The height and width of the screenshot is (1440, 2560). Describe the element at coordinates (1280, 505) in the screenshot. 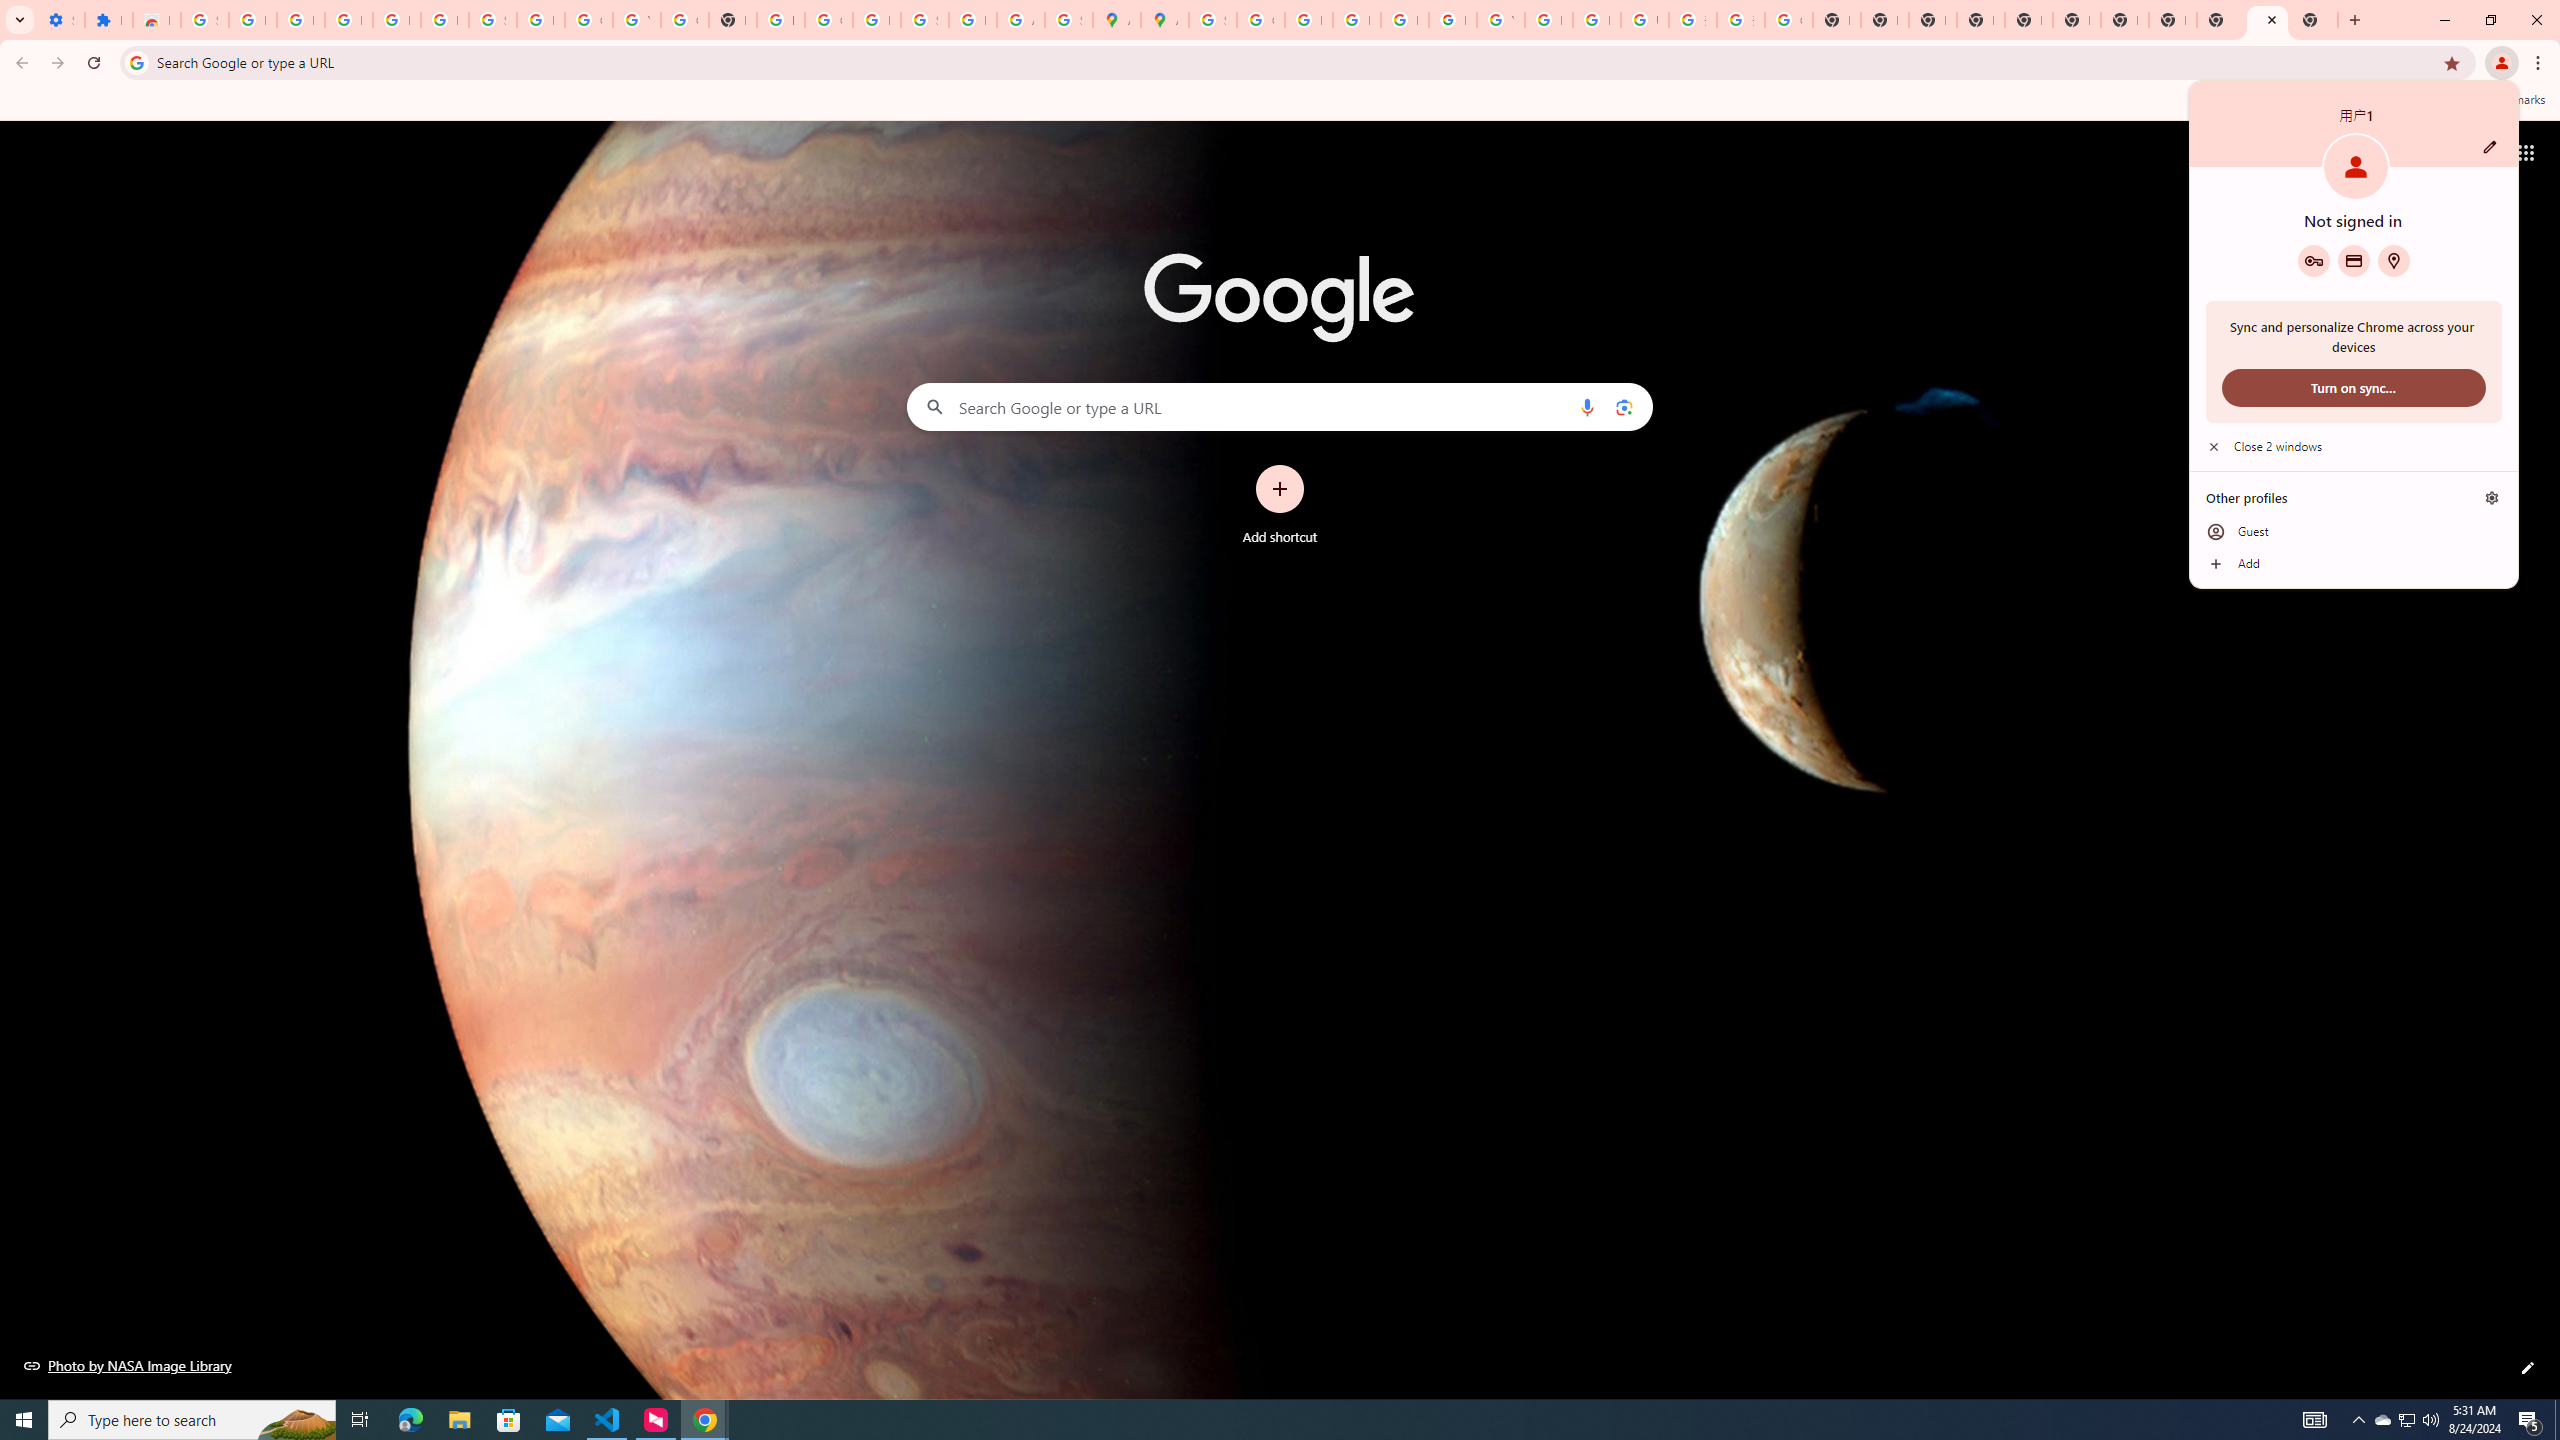

I see `'Add shortcut'` at that location.